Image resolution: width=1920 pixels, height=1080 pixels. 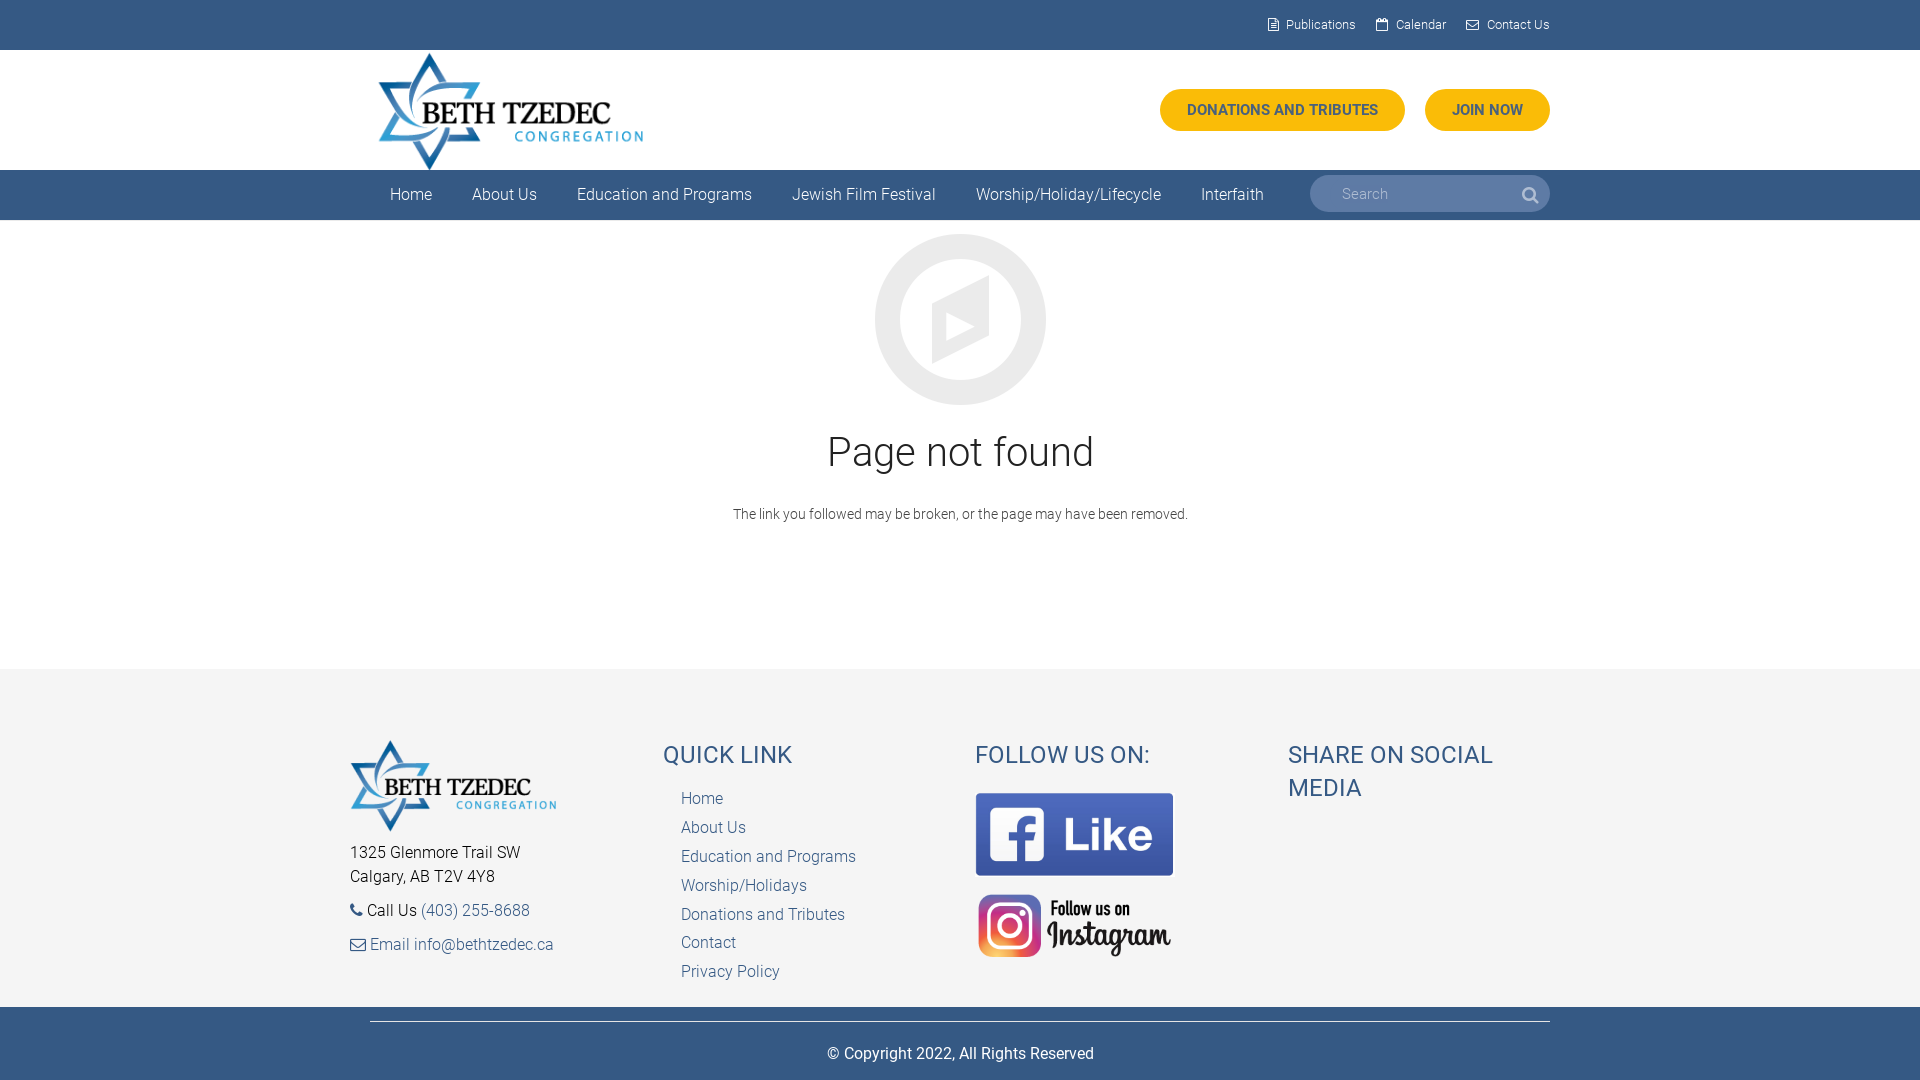 I want to click on '(403) 255-8688', so click(x=474, y=910).